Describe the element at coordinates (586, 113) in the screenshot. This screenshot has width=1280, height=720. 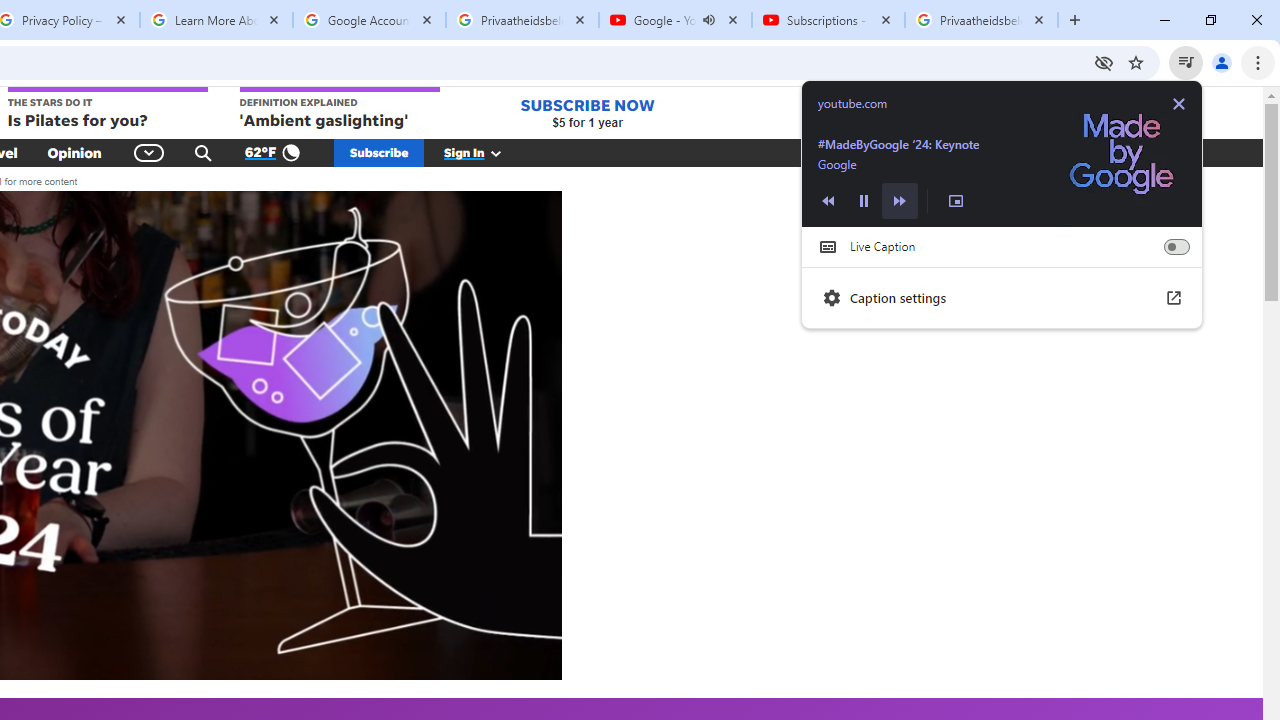
I see `'SUBSCRIBE NOW $5 for 1 year'` at that location.